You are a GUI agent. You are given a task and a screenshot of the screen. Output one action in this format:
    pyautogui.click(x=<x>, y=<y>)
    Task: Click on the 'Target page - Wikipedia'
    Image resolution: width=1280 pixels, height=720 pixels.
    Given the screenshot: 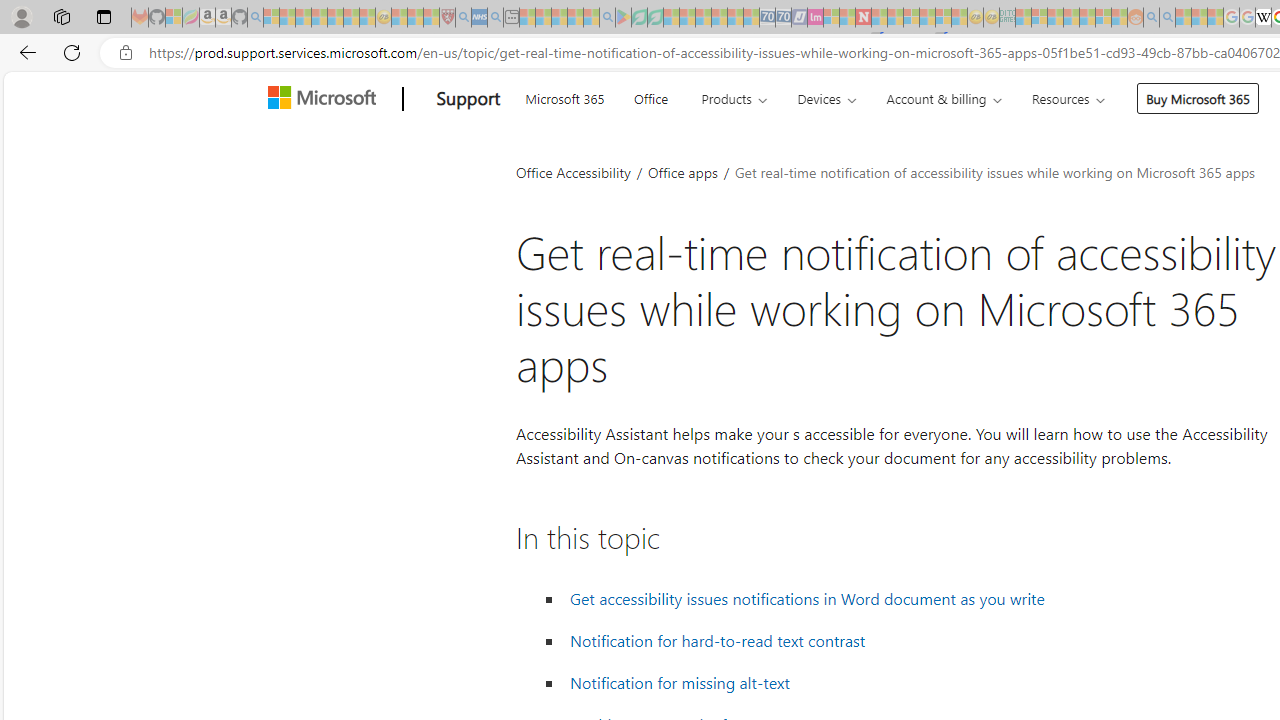 What is the action you would take?
    pyautogui.click(x=1262, y=17)
    